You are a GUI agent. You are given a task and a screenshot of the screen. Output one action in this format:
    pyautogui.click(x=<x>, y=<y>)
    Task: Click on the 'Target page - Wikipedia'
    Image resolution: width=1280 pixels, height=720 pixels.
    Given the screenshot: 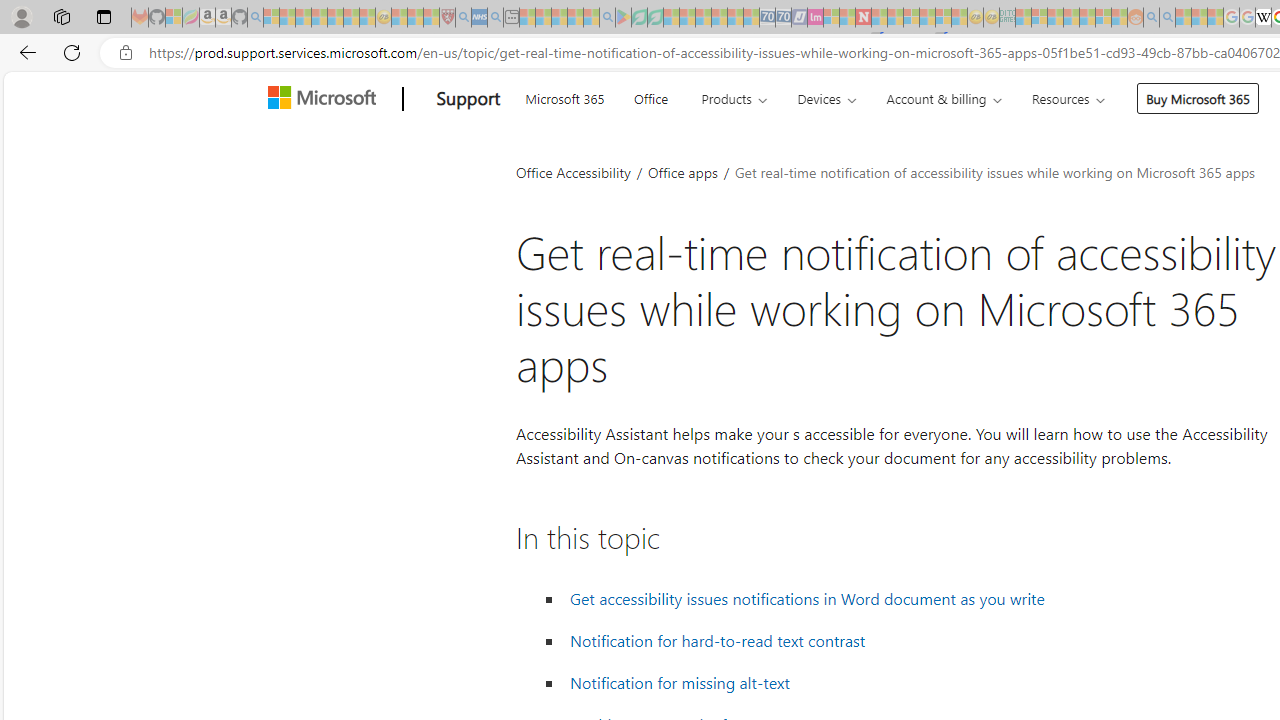 What is the action you would take?
    pyautogui.click(x=1262, y=17)
    